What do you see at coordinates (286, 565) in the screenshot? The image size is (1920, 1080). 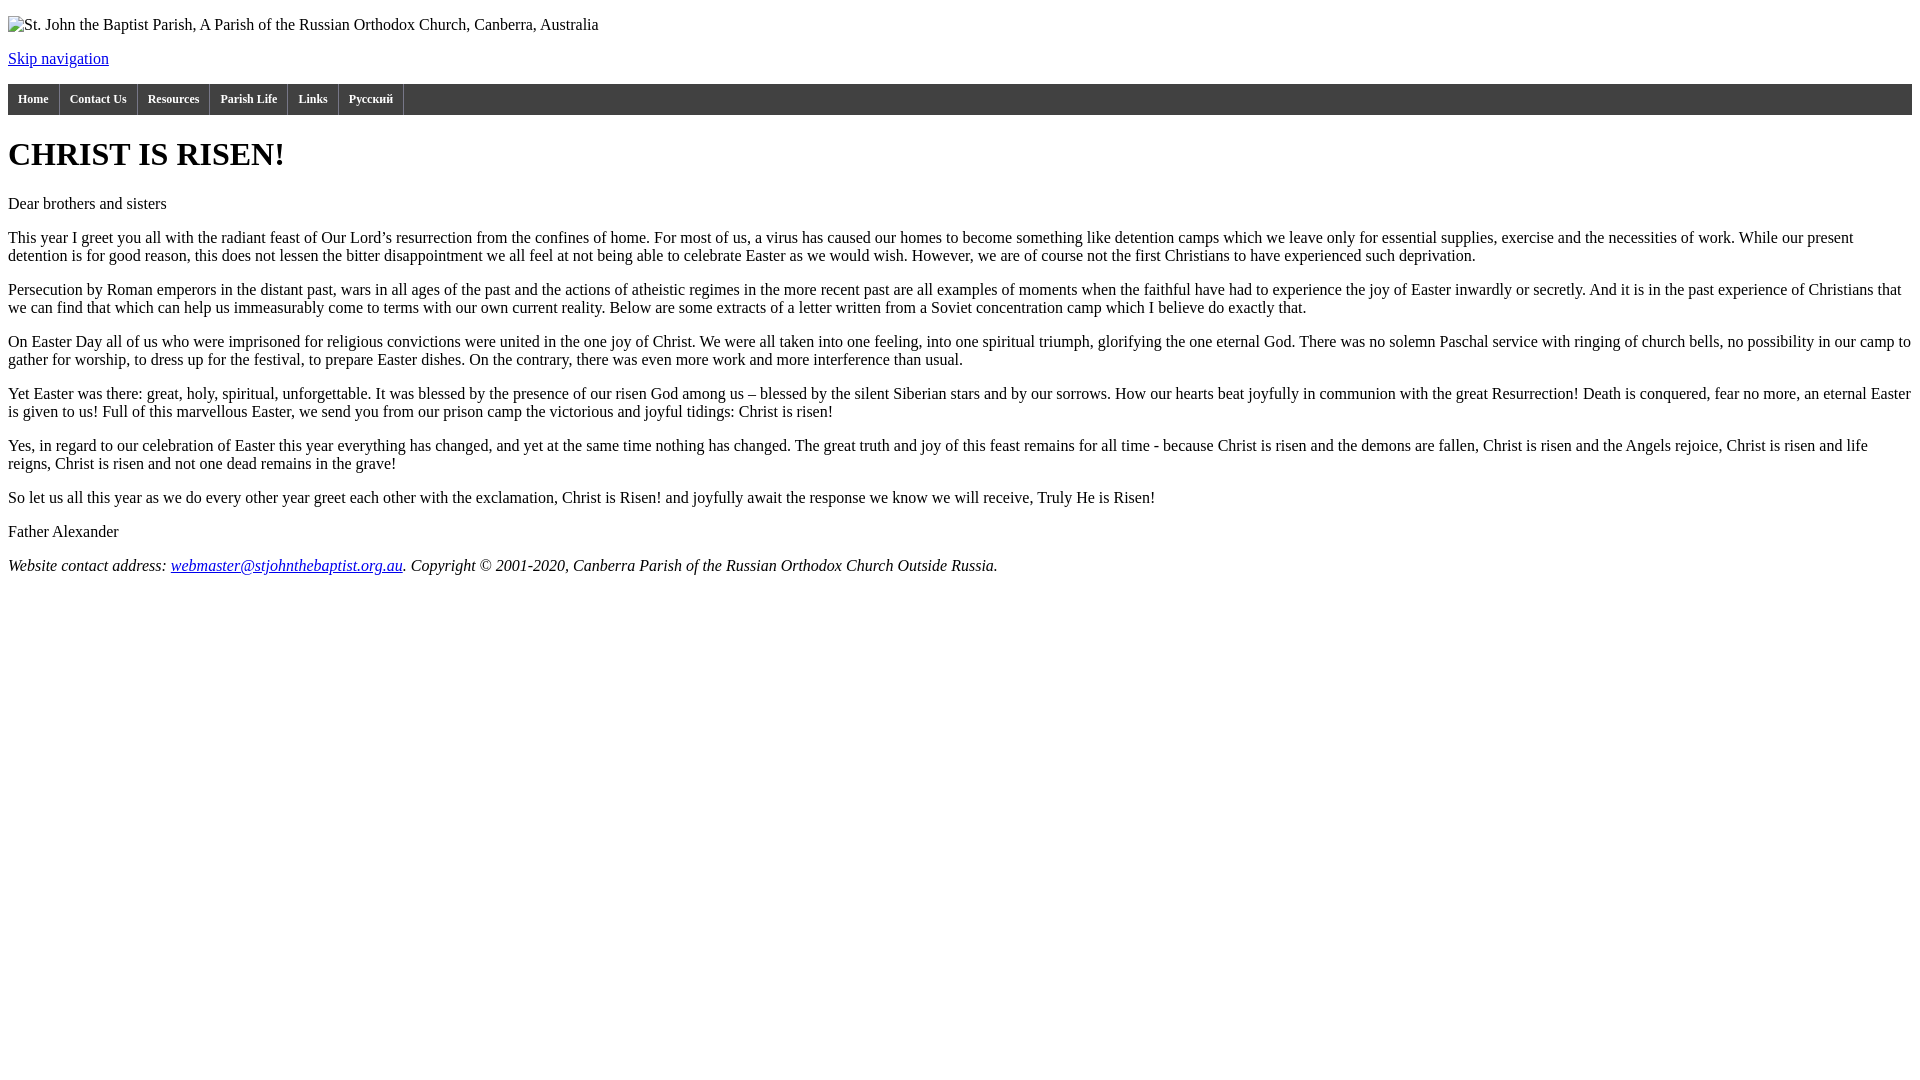 I see `'webmaster@stjohnthebaptist.org.au'` at bounding box center [286, 565].